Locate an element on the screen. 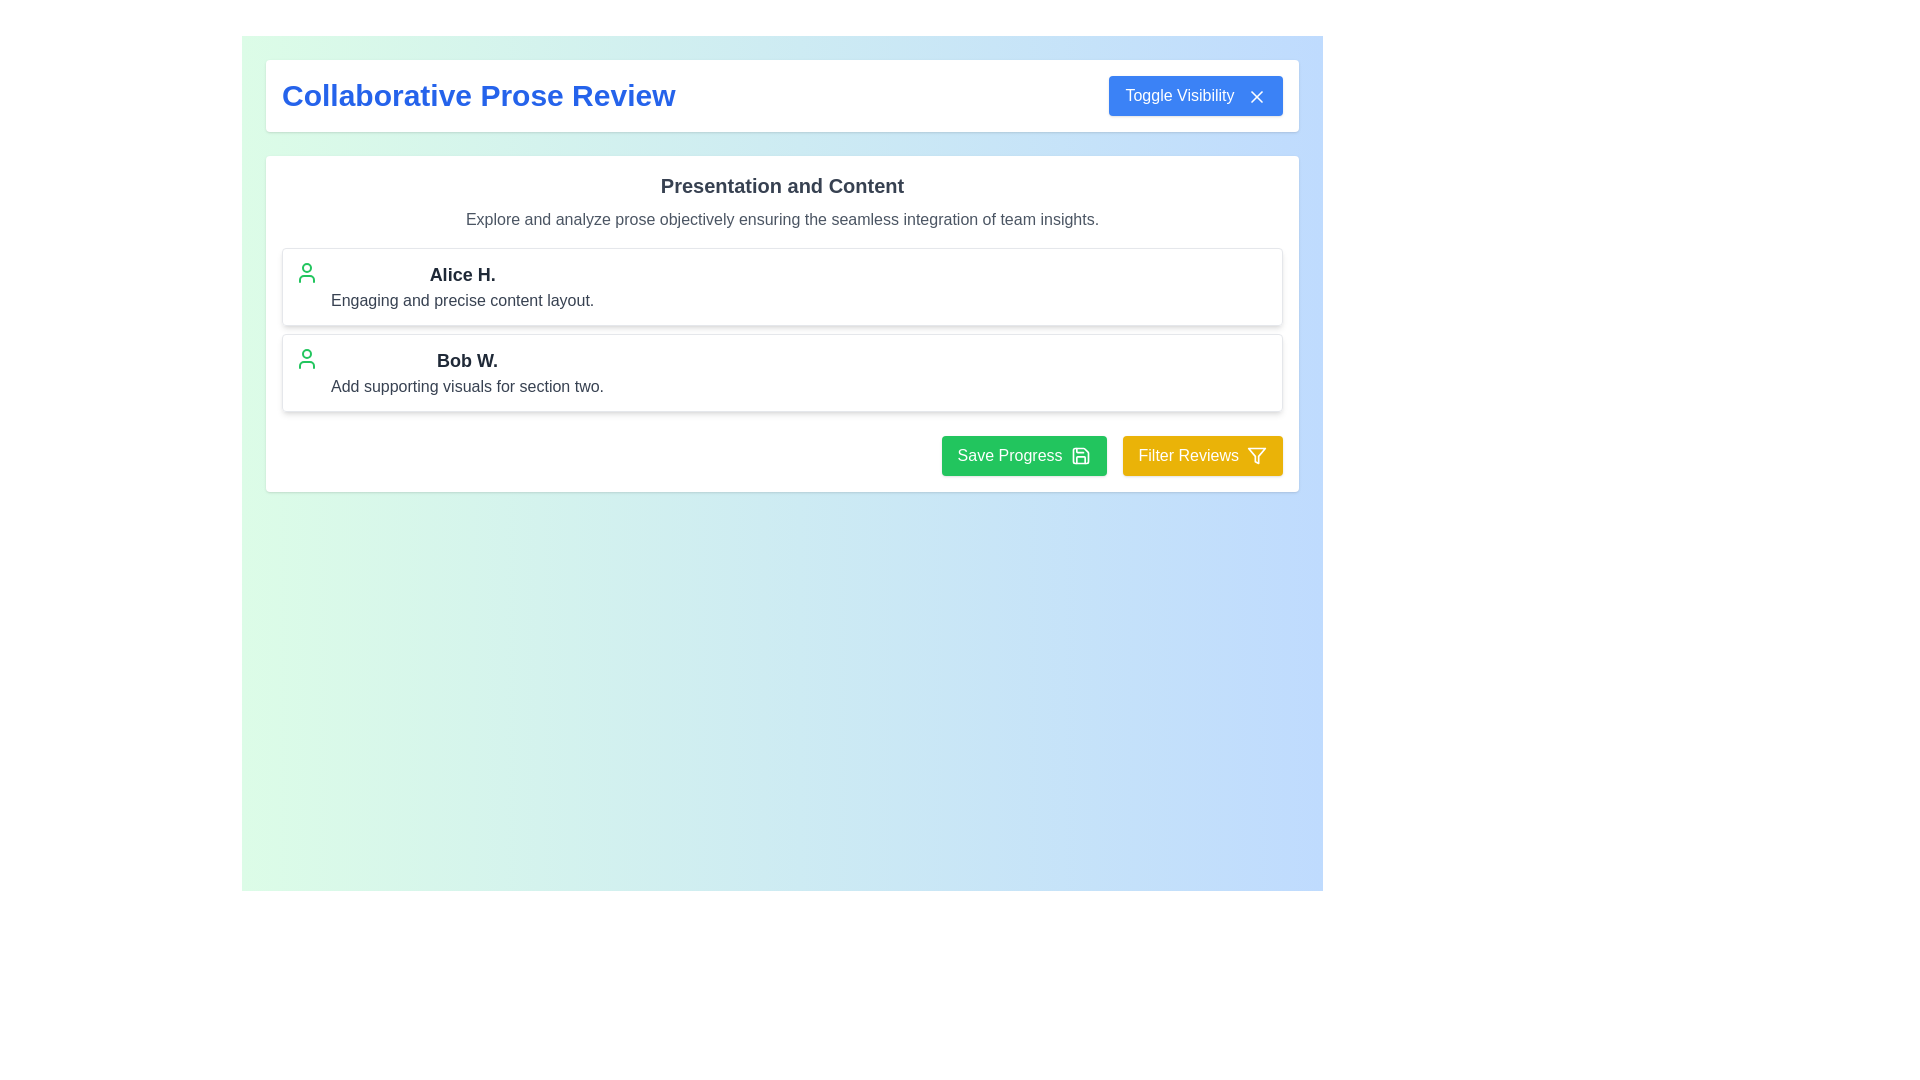 The width and height of the screenshot is (1920, 1080). the small 'X' icon styled in a vector graphic format, which is located within the blue rectangular button labeled 'Toggle Visibility' at the top-right corner of the interface is located at coordinates (1256, 96).